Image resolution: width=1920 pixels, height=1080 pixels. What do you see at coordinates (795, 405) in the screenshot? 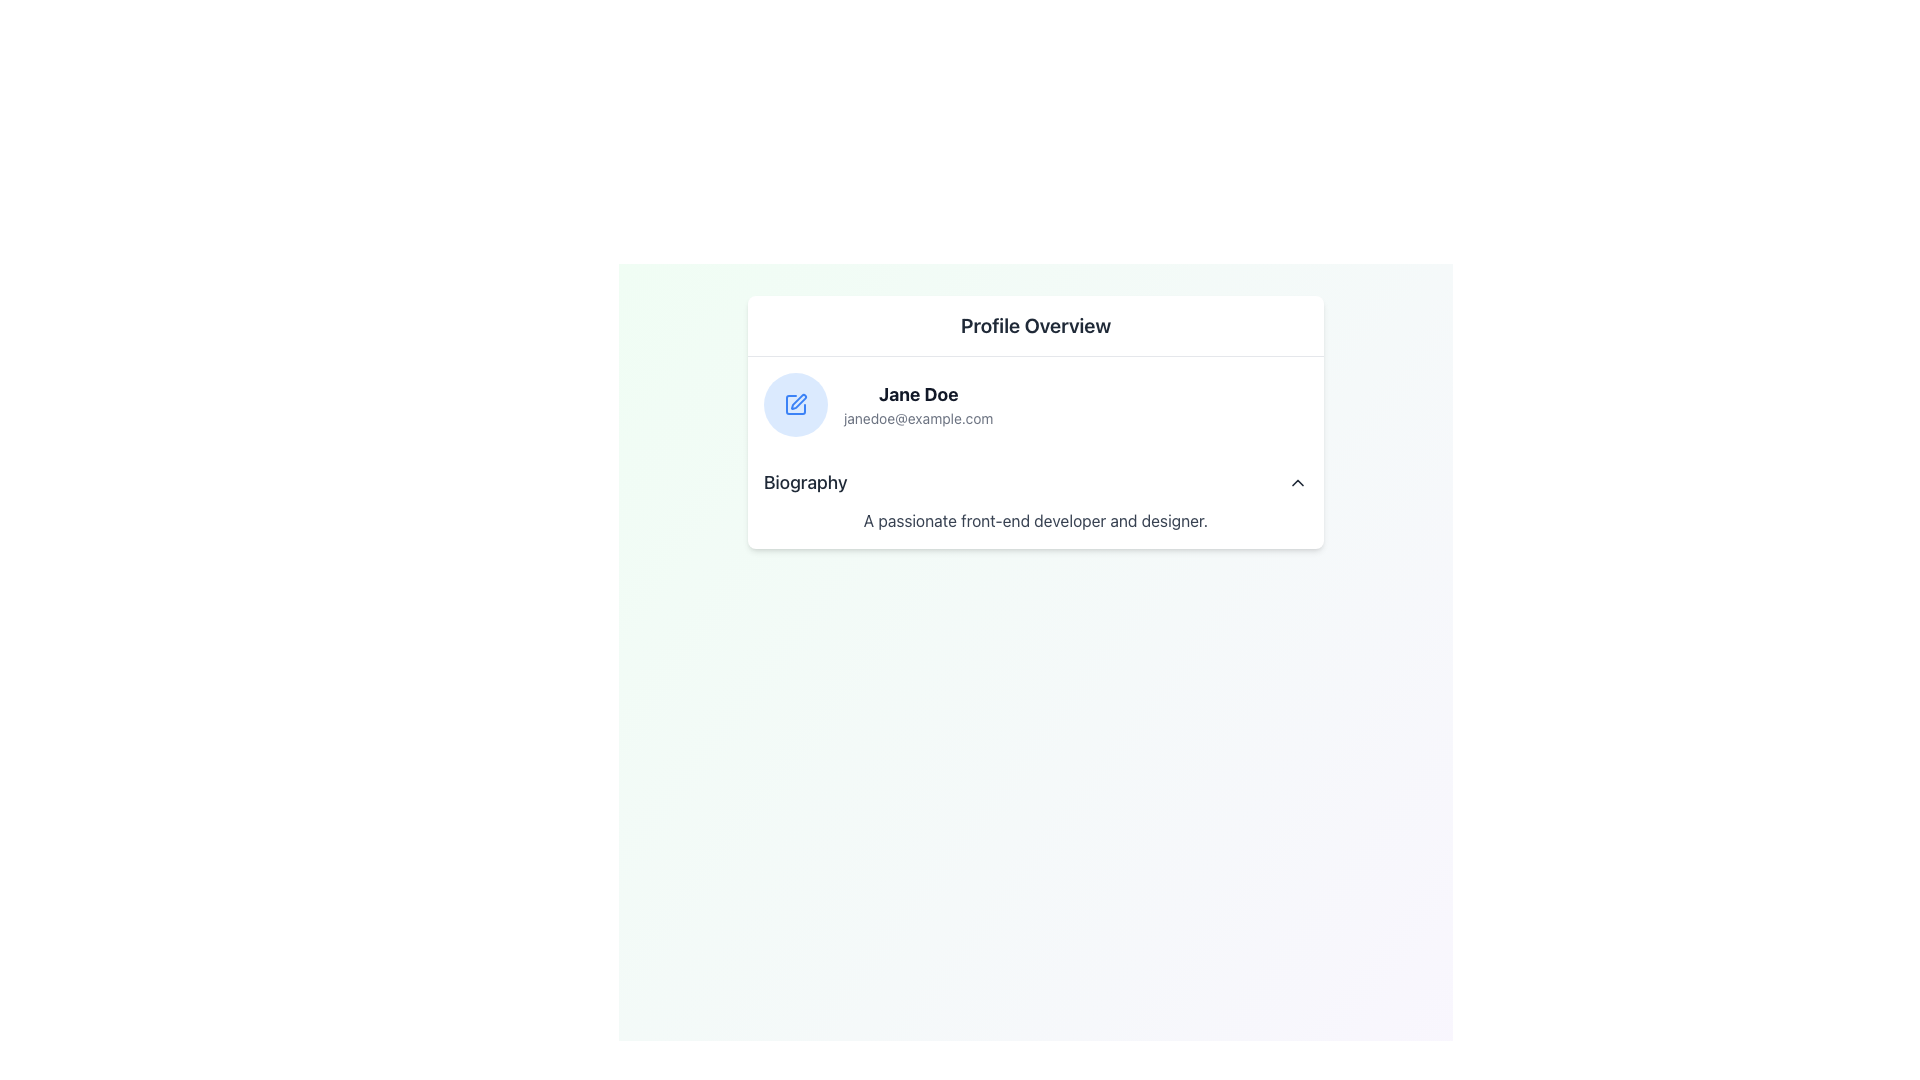
I see `the profile picture or editing icon located in the top left of the Profile Overview section` at bounding box center [795, 405].